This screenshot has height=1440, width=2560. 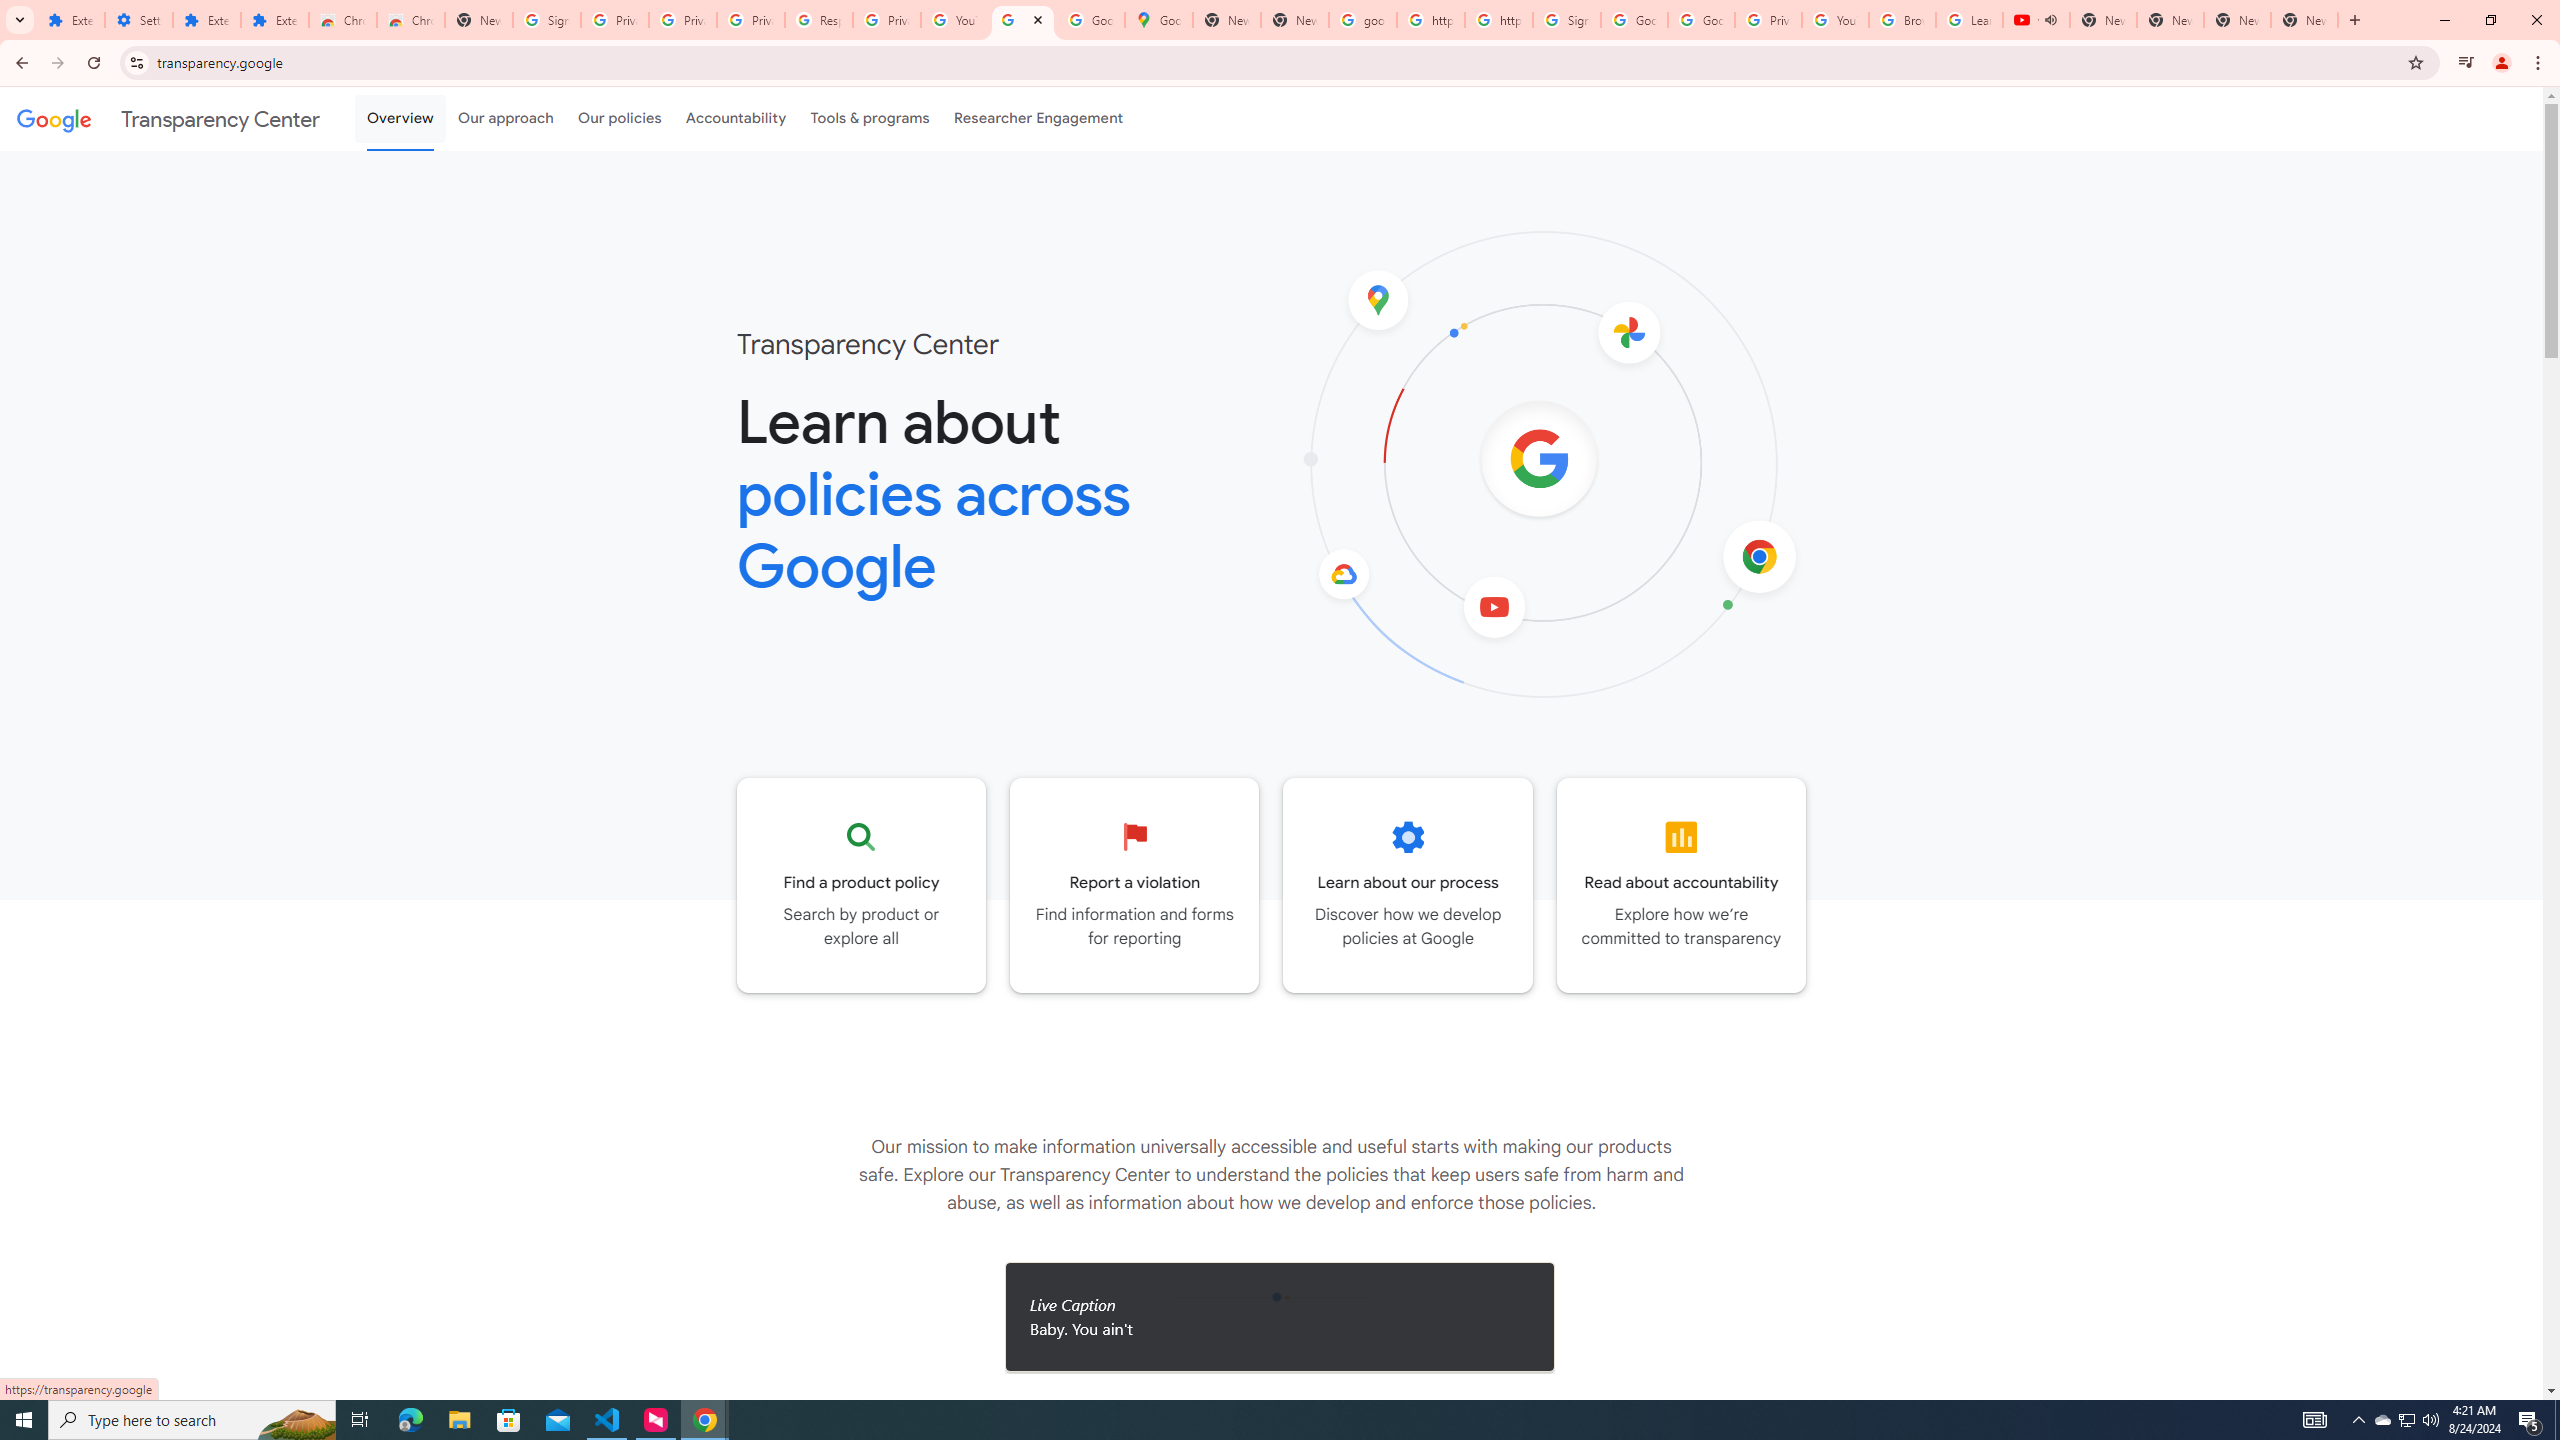 What do you see at coordinates (505, 118) in the screenshot?
I see `'Our approach'` at bounding box center [505, 118].